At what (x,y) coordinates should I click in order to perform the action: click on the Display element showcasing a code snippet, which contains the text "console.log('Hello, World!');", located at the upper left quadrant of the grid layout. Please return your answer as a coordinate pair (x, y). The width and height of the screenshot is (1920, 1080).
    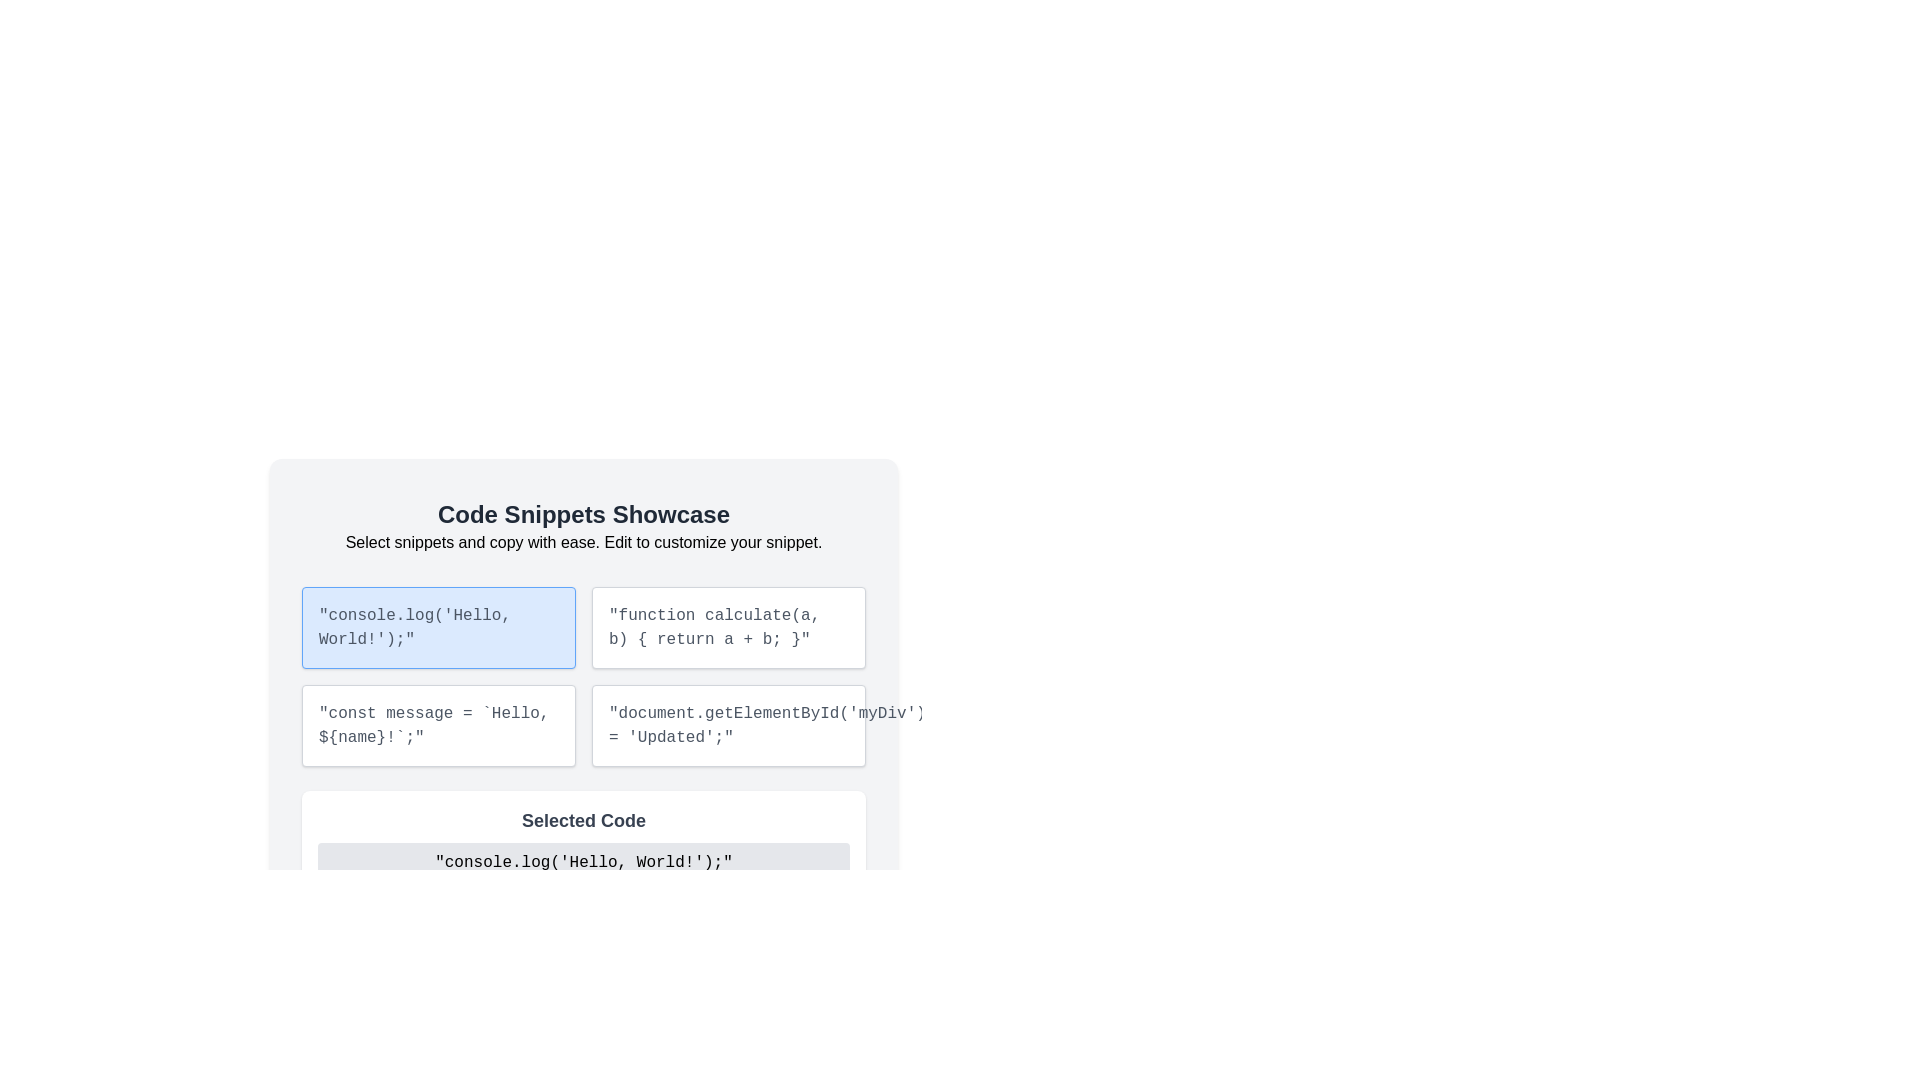
    Looking at the image, I should click on (583, 652).